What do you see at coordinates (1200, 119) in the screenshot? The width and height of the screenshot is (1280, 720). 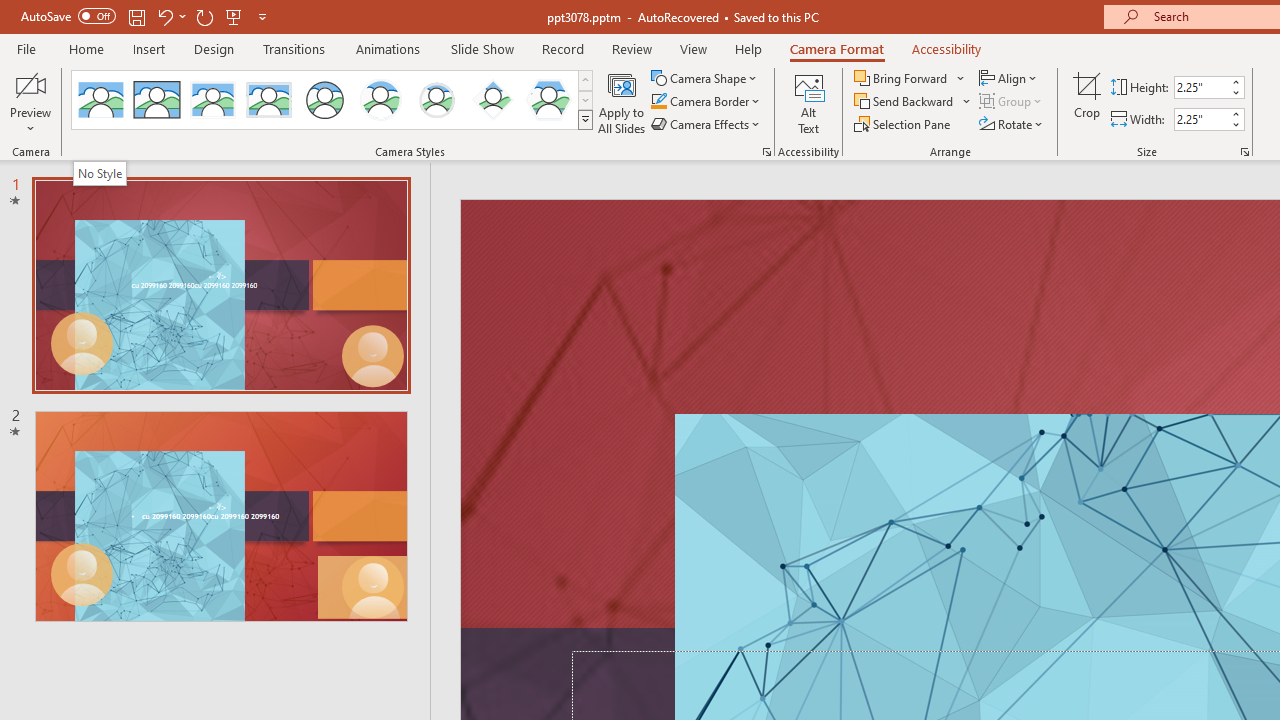 I see `'Cameo Width'` at bounding box center [1200, 119].